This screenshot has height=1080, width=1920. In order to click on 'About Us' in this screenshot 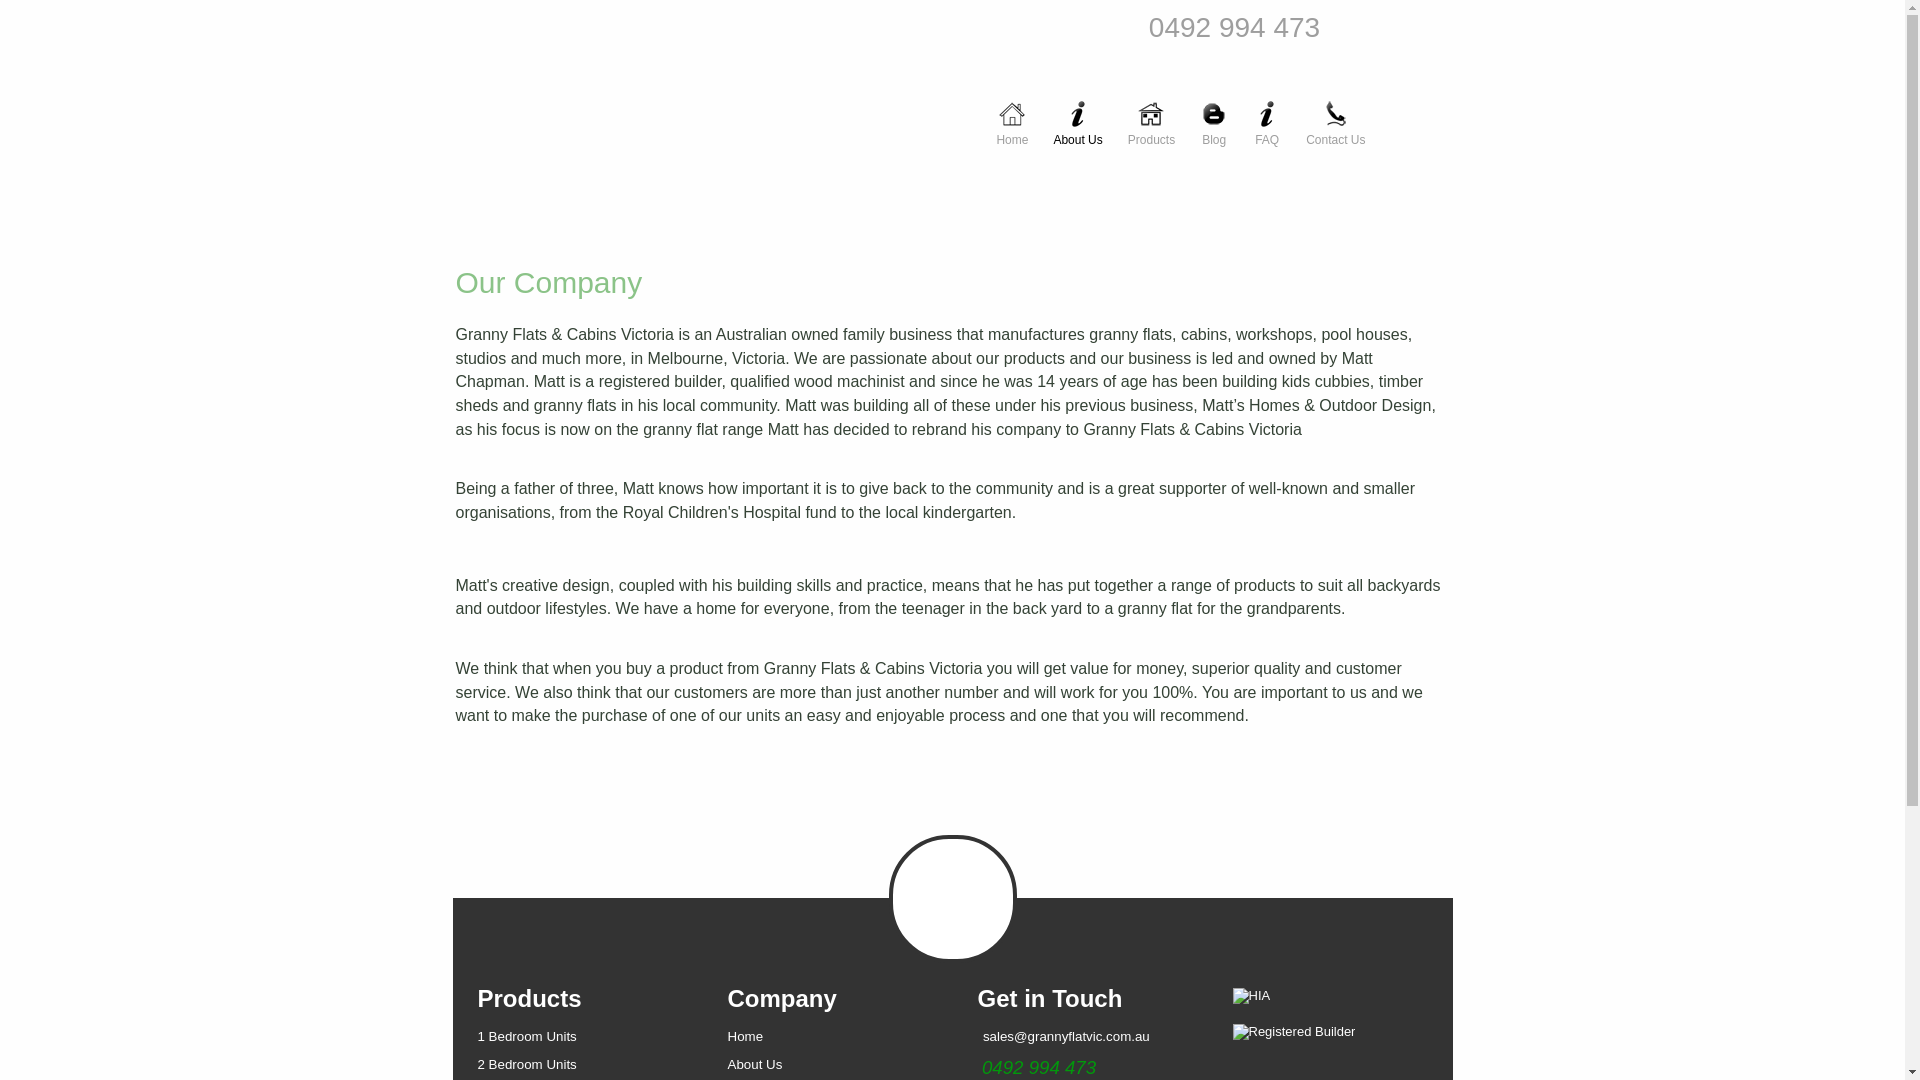, I will do `click(754, 1062)`.